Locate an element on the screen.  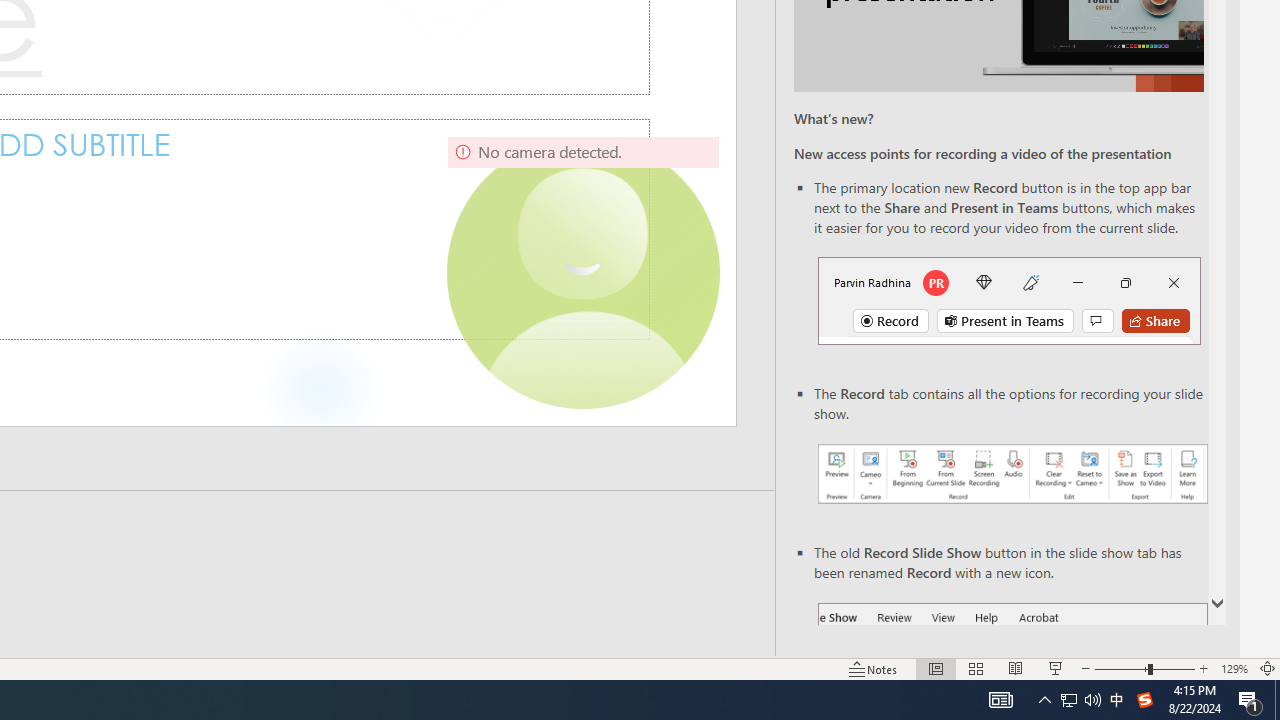
'Record button in top bar' is located at coordinates (1009, 300).